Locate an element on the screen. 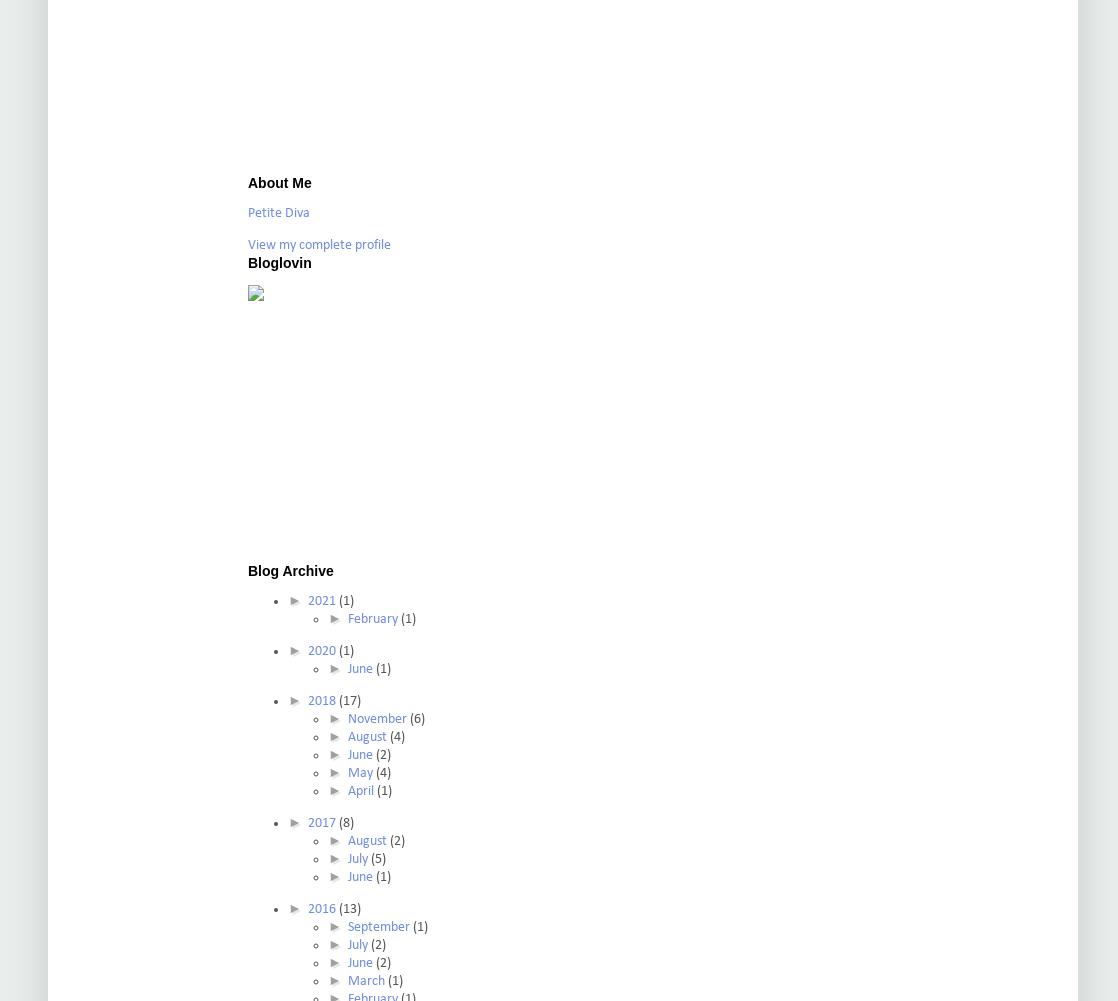  'View my complete profile' is located at coordinates (318, 244).